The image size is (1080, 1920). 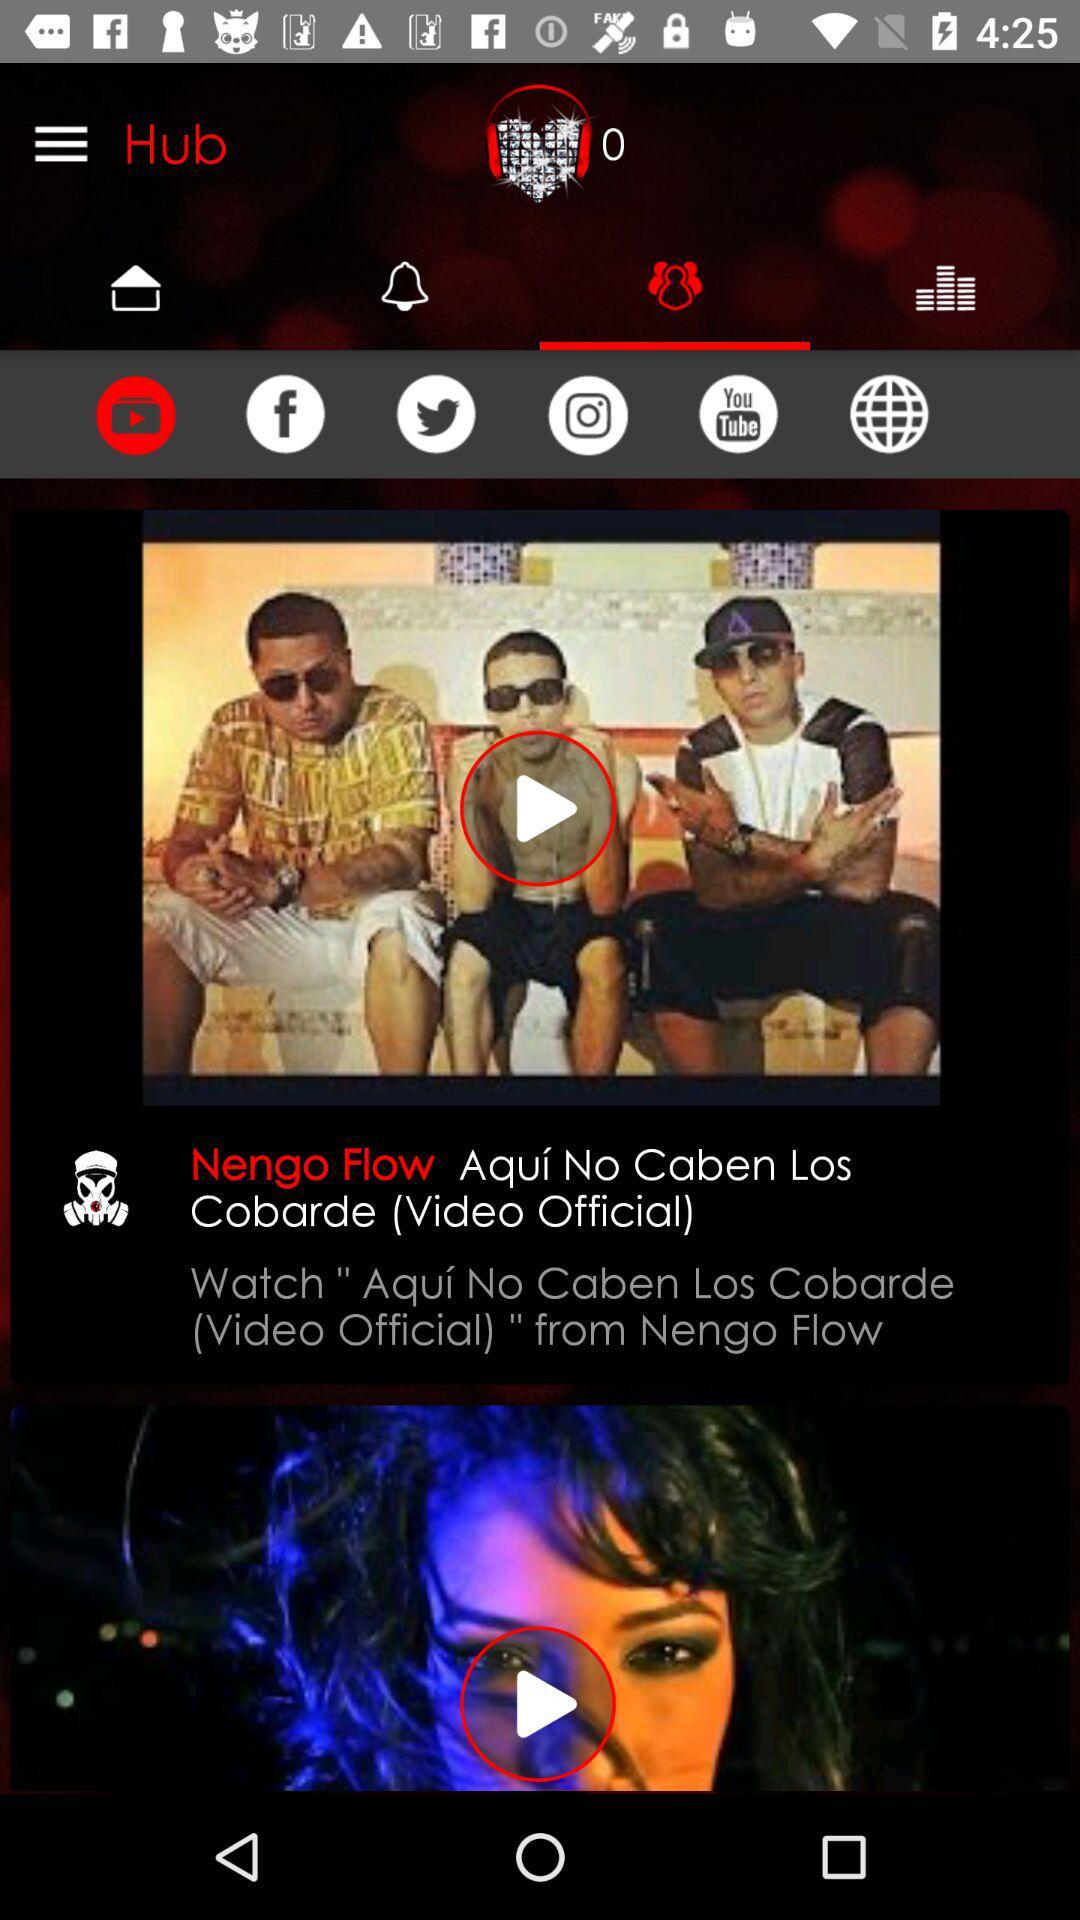 What do you see at coordinates (540, 807) in the screenshot?
I see `watch video` at bounding box center [540, 807].